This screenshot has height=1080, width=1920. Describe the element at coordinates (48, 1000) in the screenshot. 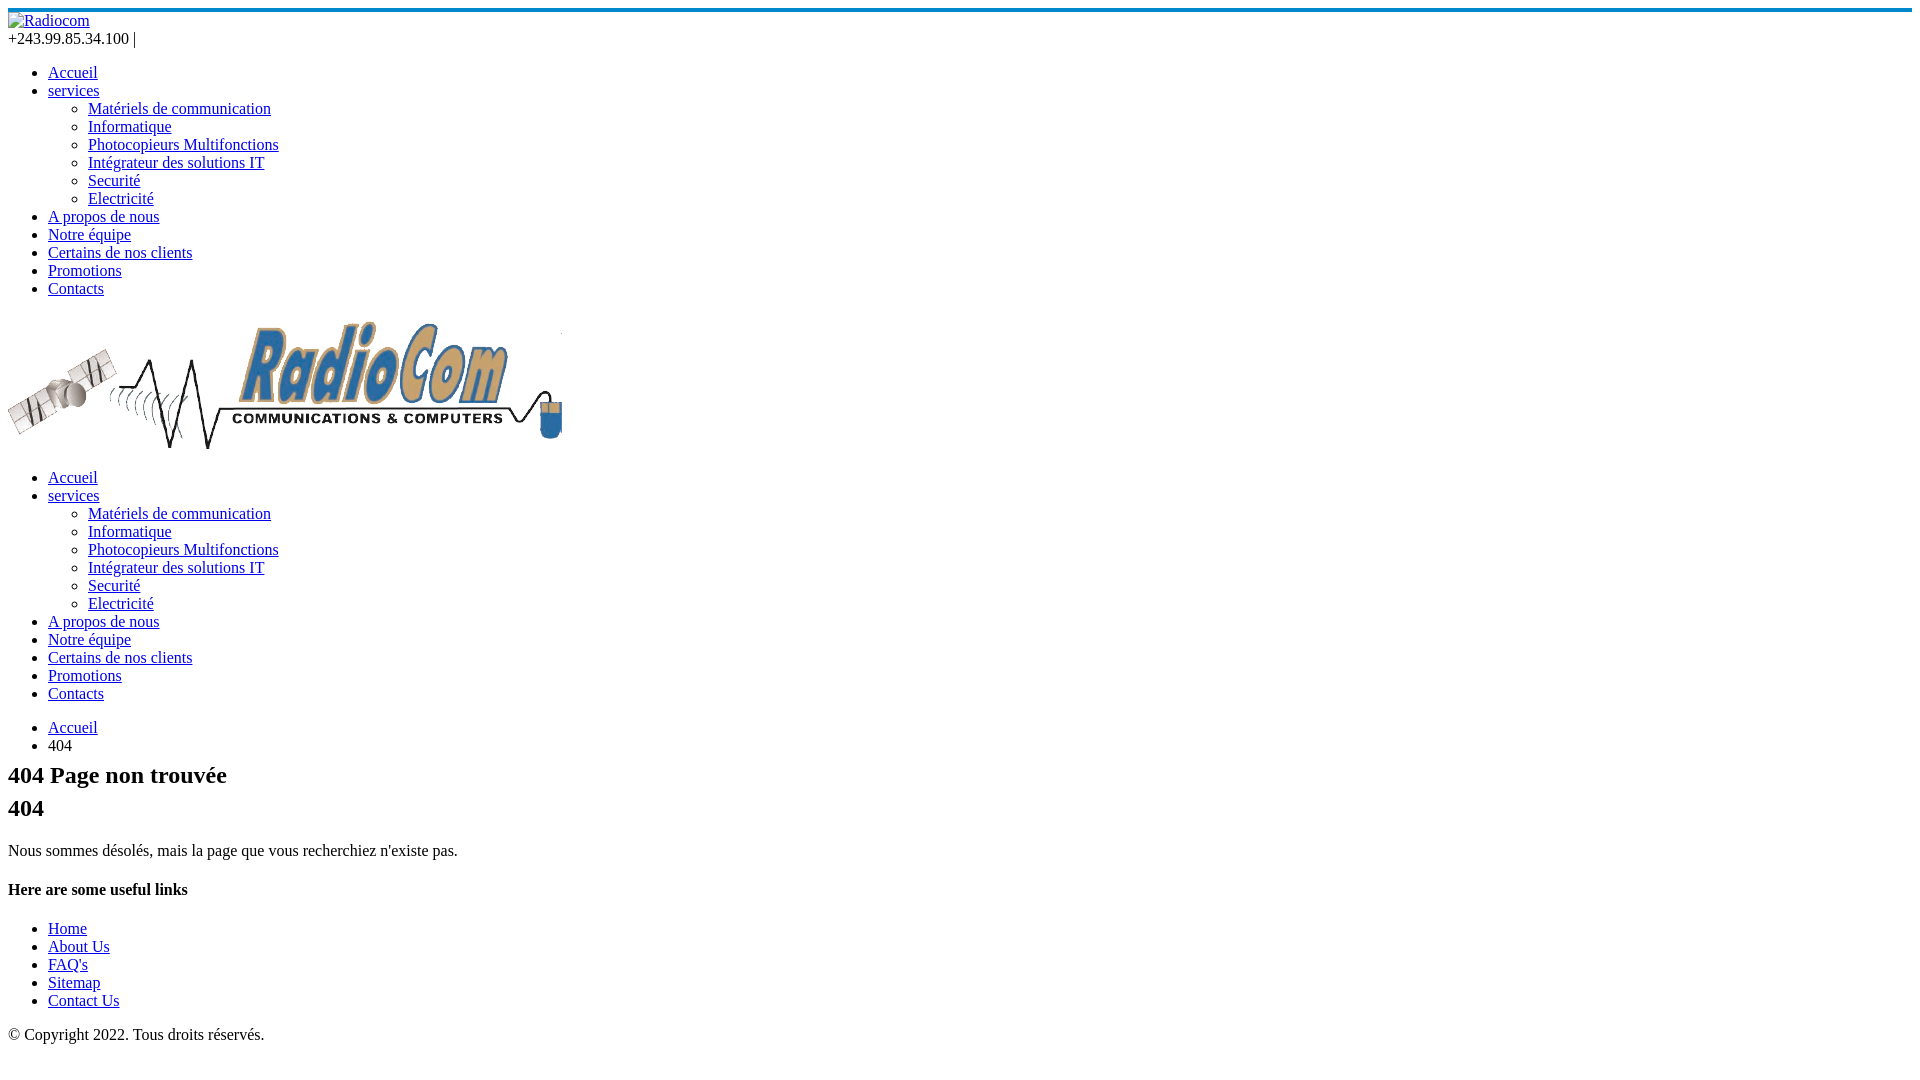

I see `'Contact Us'` at that location.